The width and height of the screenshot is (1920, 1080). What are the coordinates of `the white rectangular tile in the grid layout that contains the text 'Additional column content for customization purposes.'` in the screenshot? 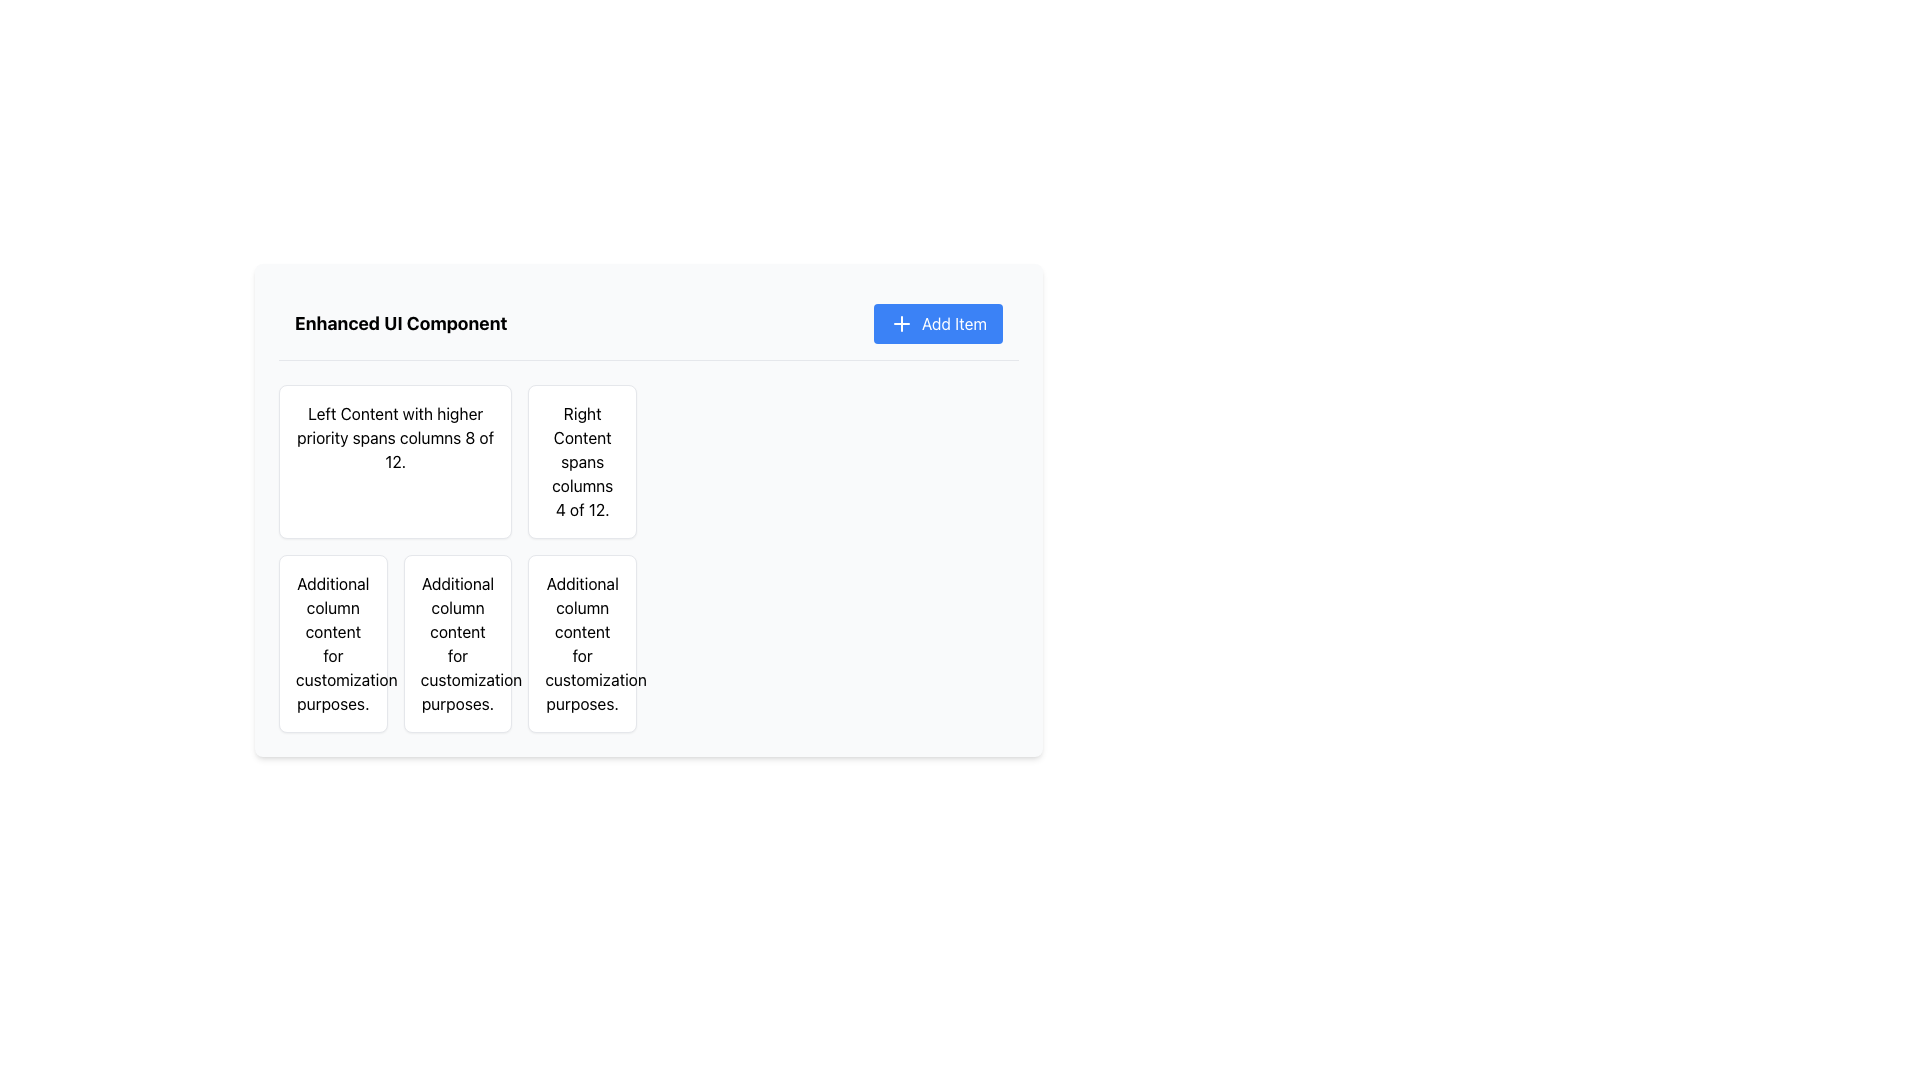 It's located at (456, 644).